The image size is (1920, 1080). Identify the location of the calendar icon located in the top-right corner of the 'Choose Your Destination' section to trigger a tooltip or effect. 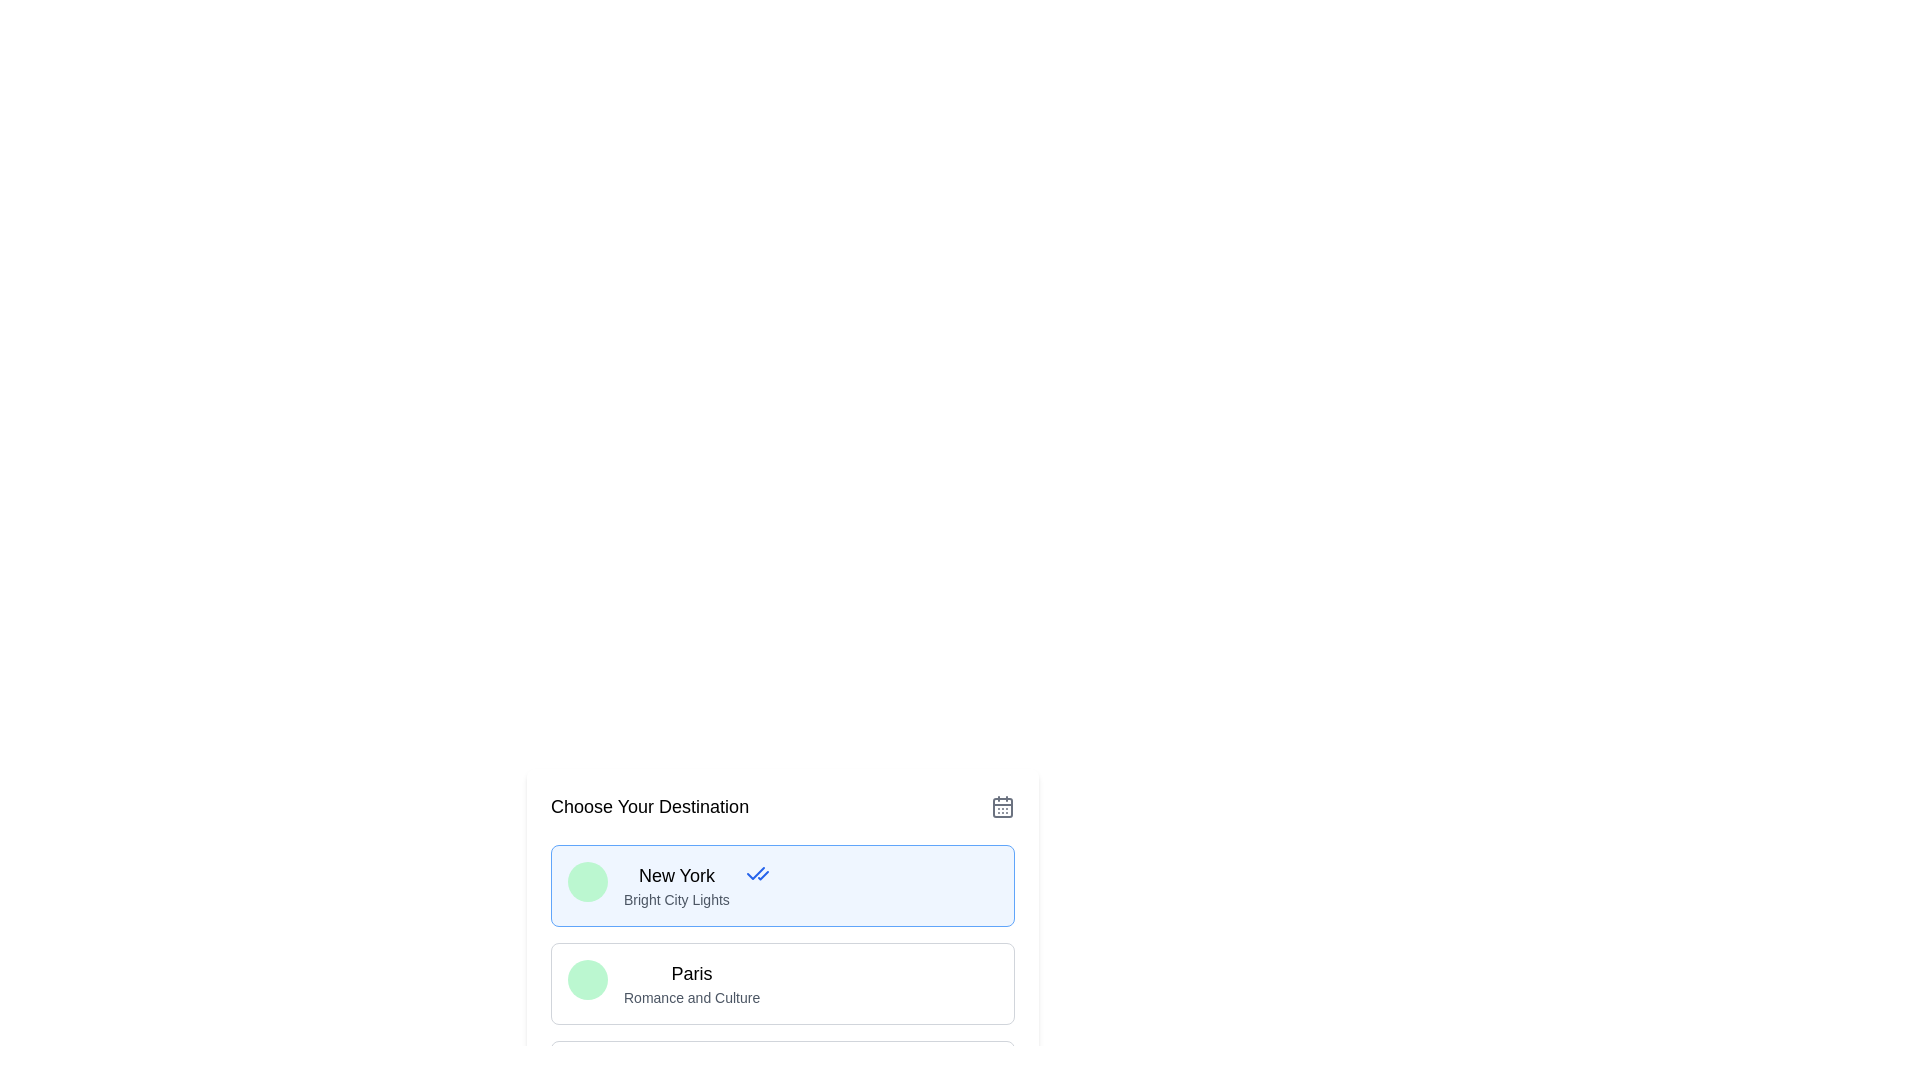
(1003, 805).